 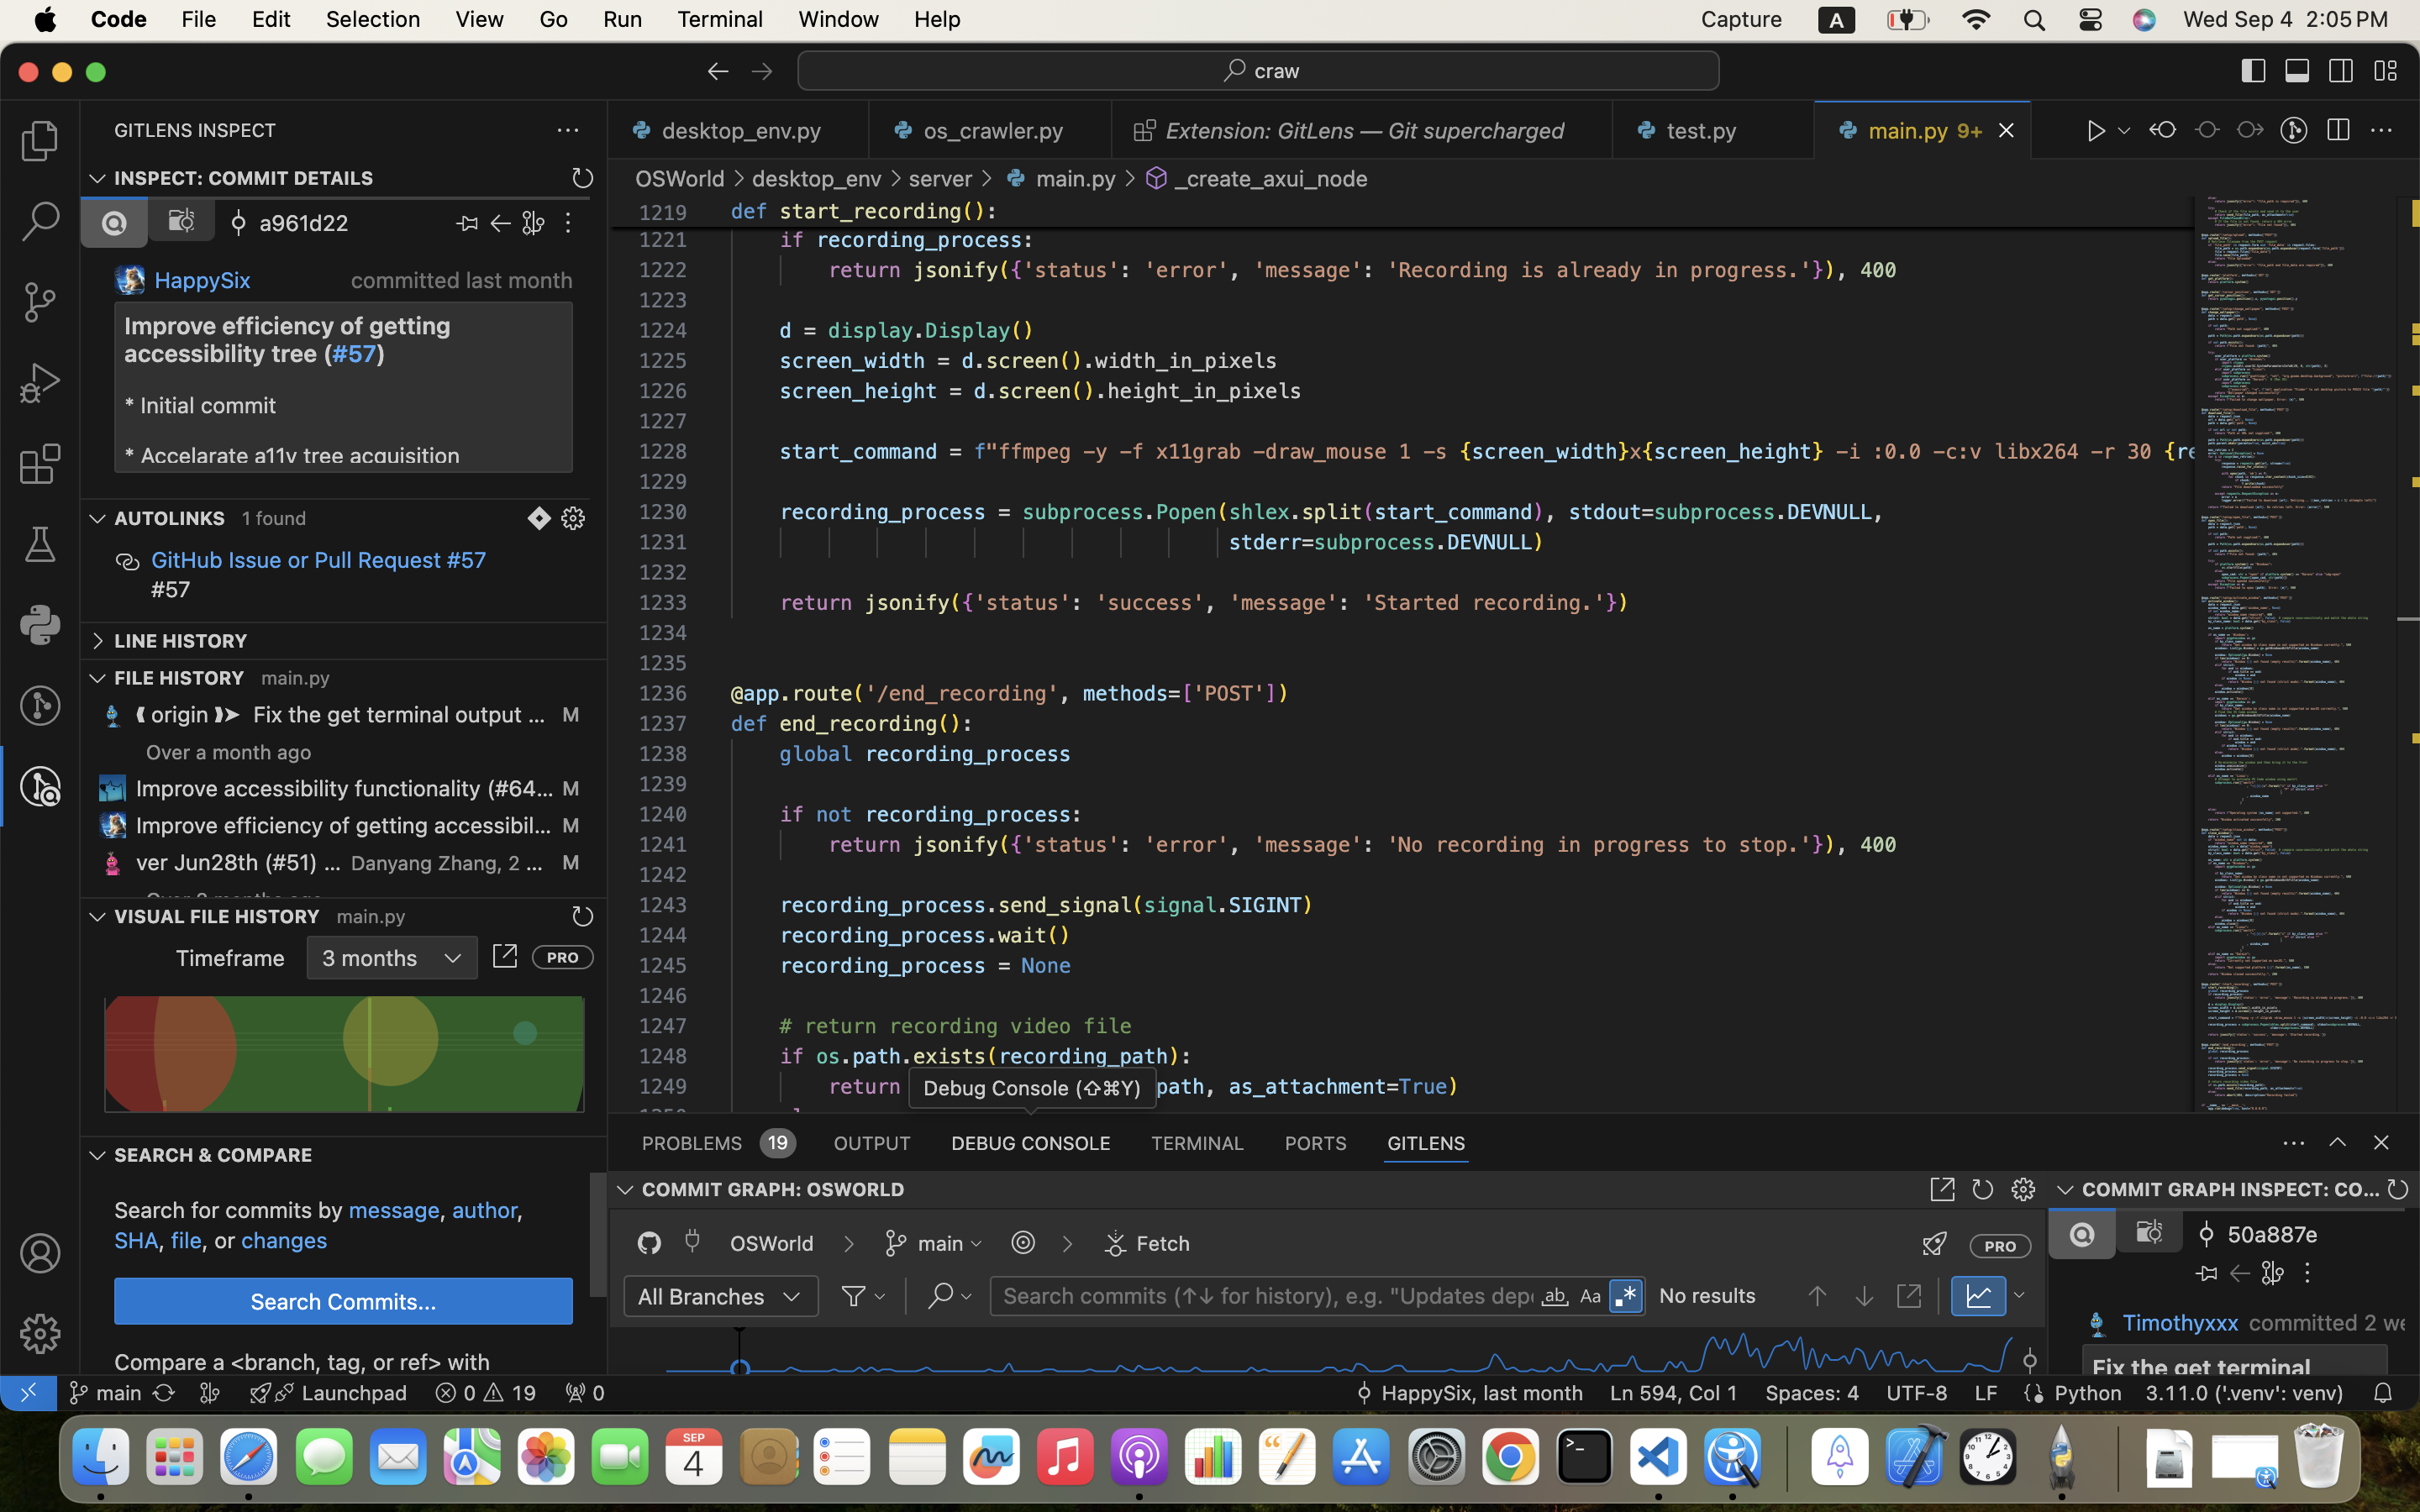 What do you see at coordinates (229, 752) in the screenshot?
I see `'Over a month ago'` at bounding box center [229, 752].